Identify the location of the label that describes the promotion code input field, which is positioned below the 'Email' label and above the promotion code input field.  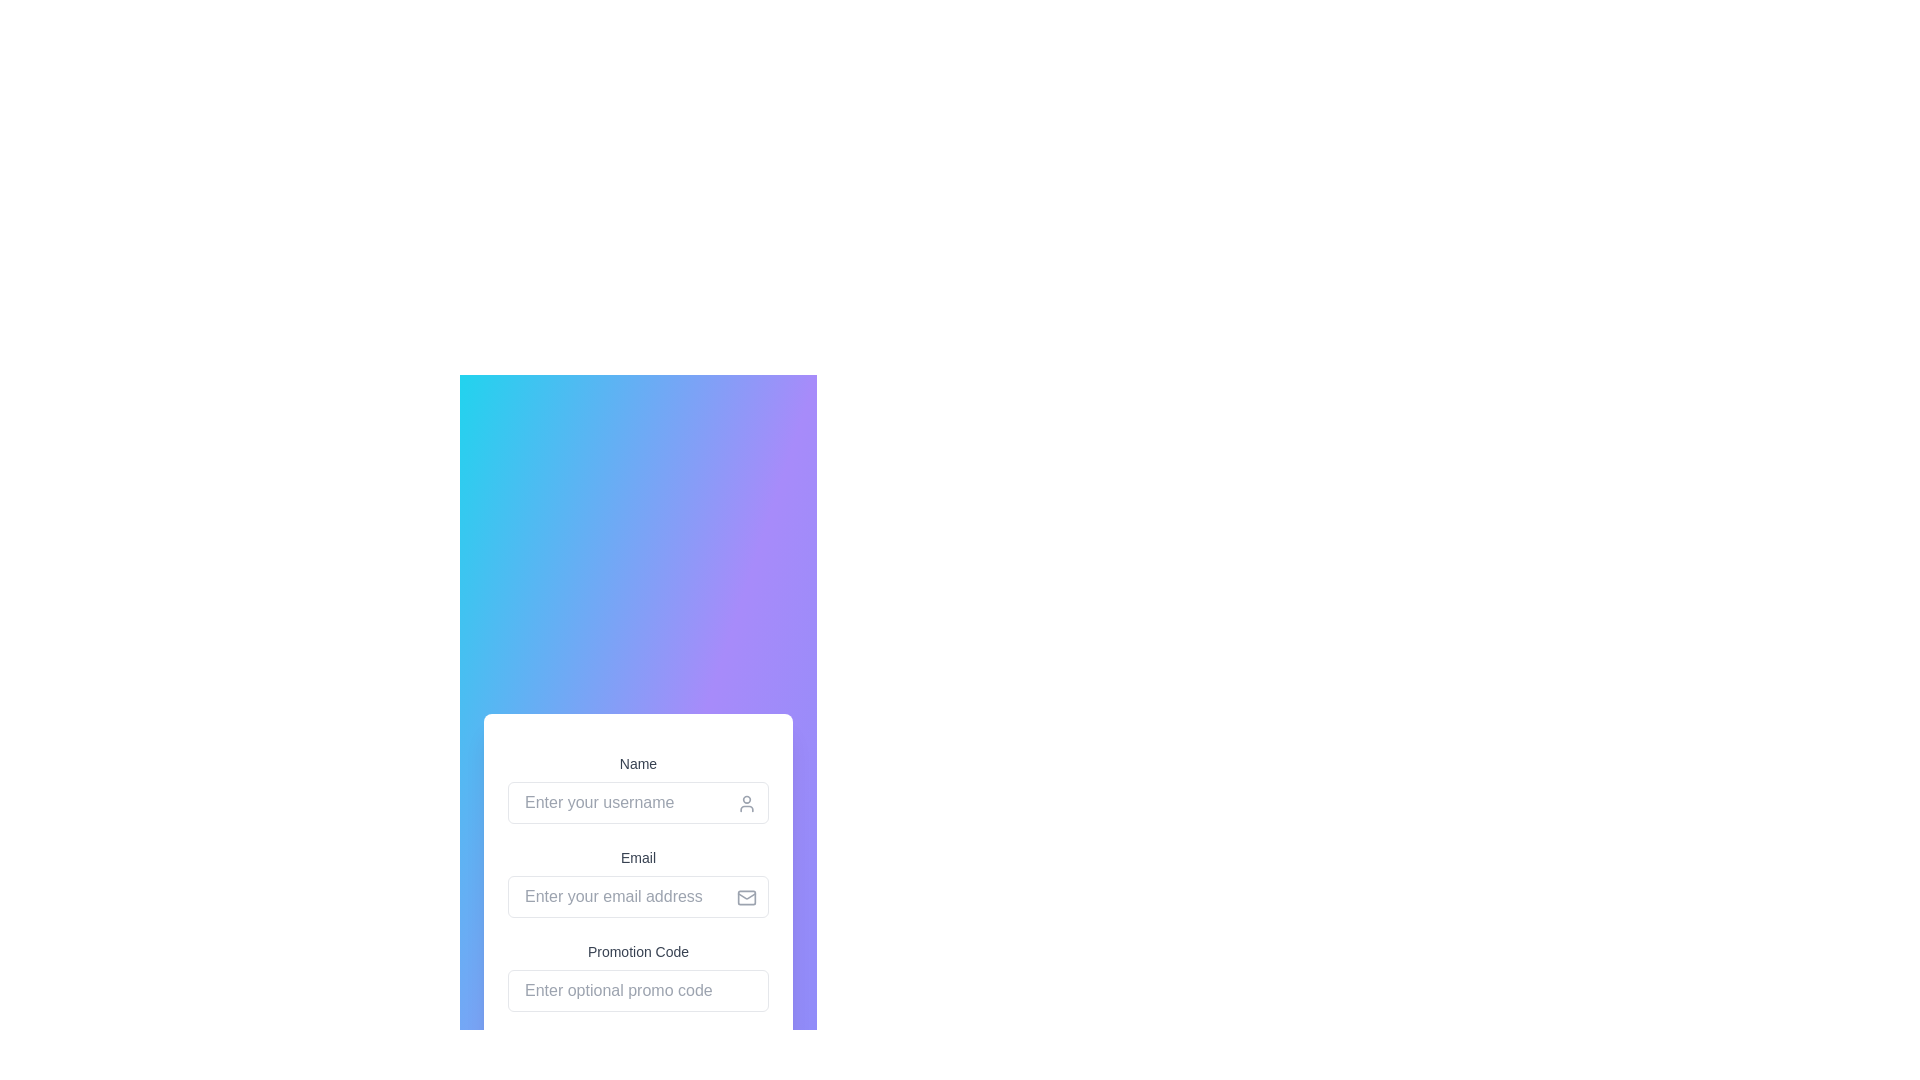
(637, 951).